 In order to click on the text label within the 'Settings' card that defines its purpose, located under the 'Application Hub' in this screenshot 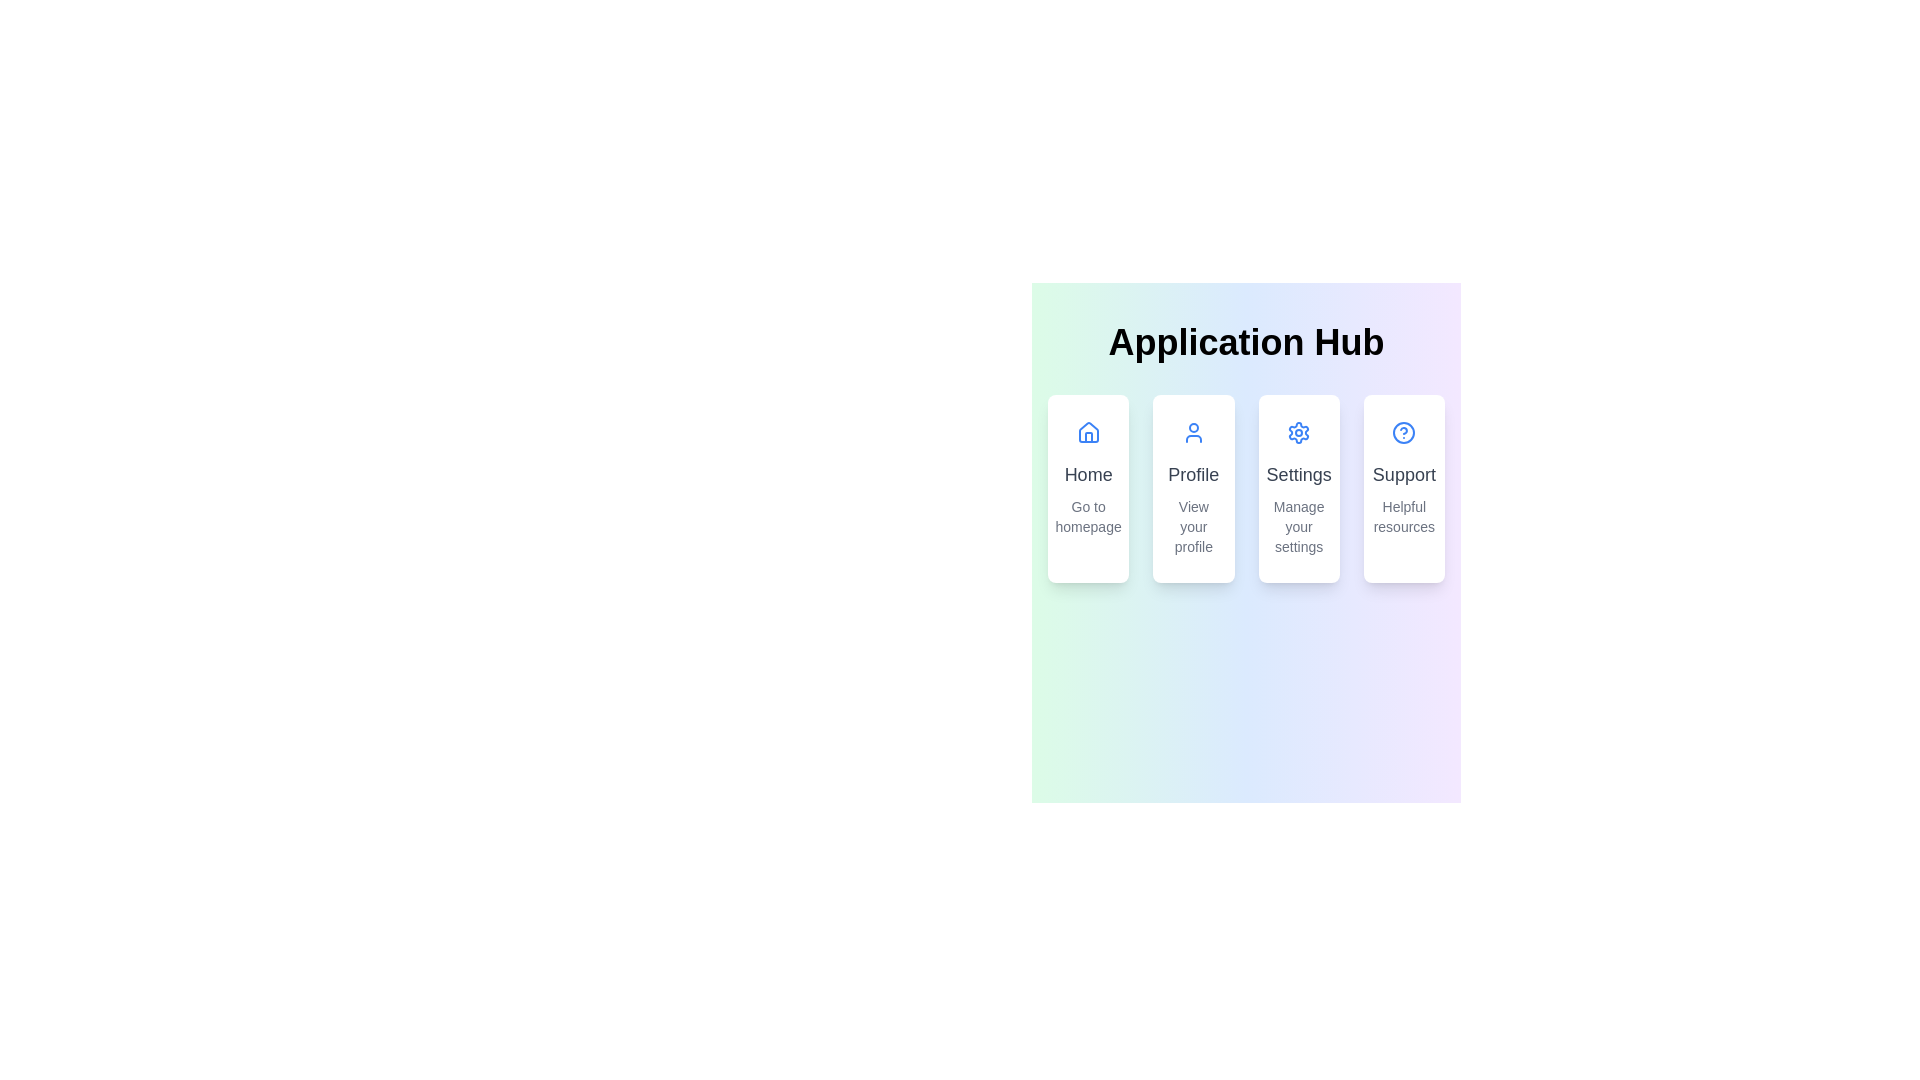, I will do `click(1299, 474)`.